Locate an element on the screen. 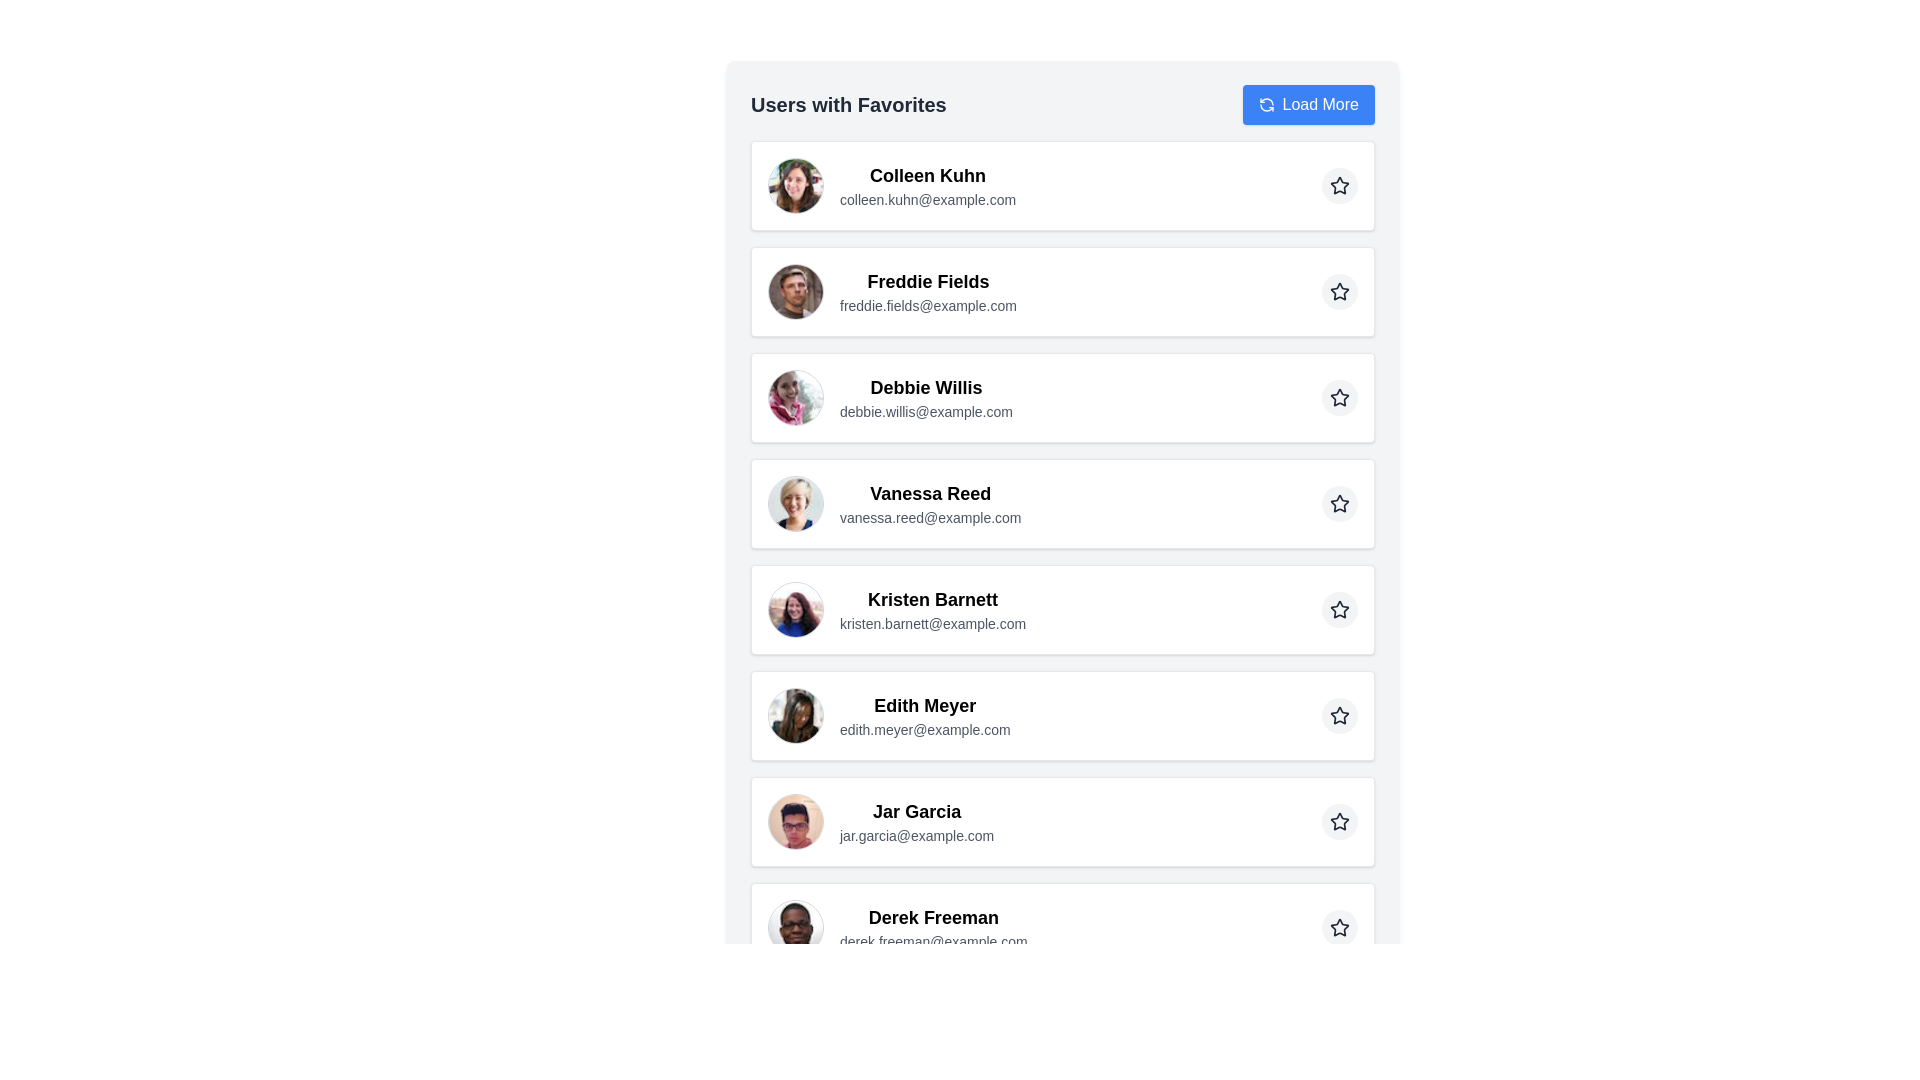  the star button associated with the 'Edith Meyer' user entry to favorite or unfavorite the user is located at coordinates (1339, 715).